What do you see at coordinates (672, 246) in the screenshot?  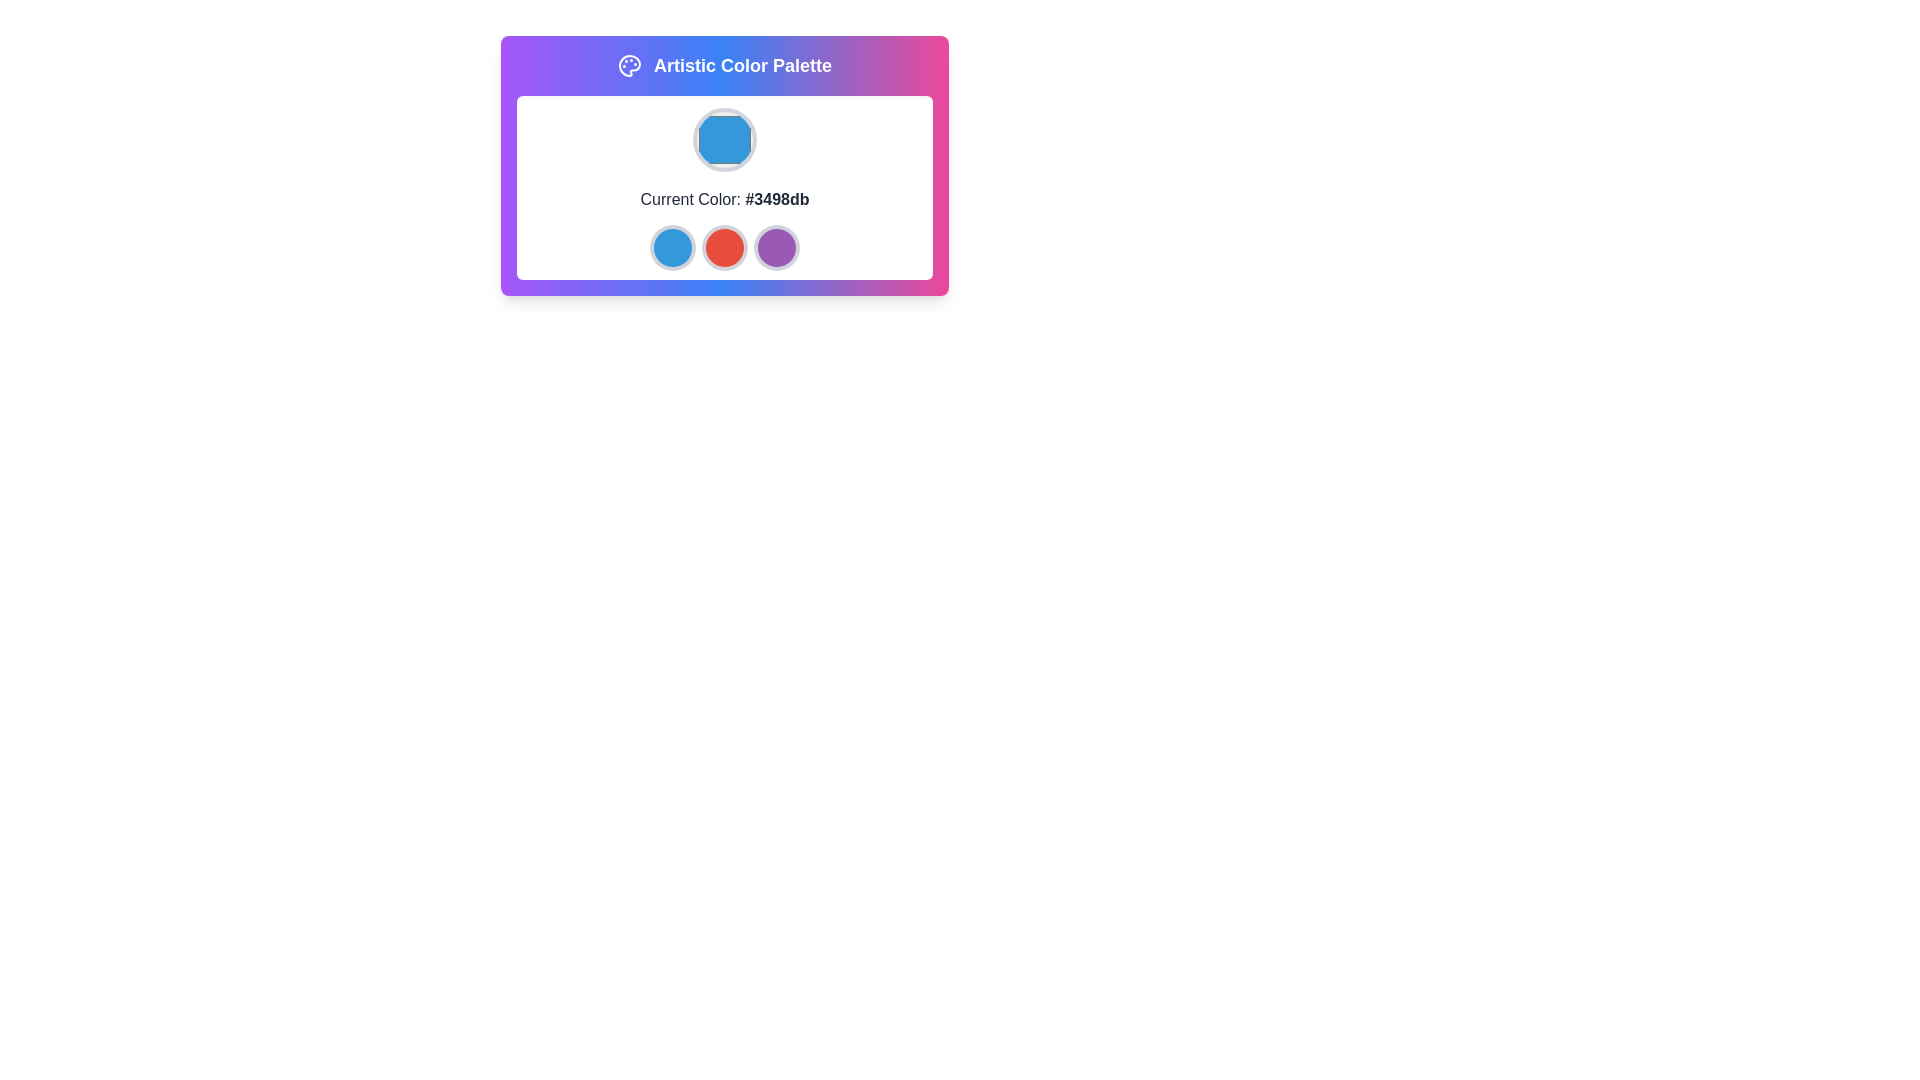 I see `the leftmost circular button representing the blue color option located at the bottom of the card-like component` at bounding box center [672, 246].